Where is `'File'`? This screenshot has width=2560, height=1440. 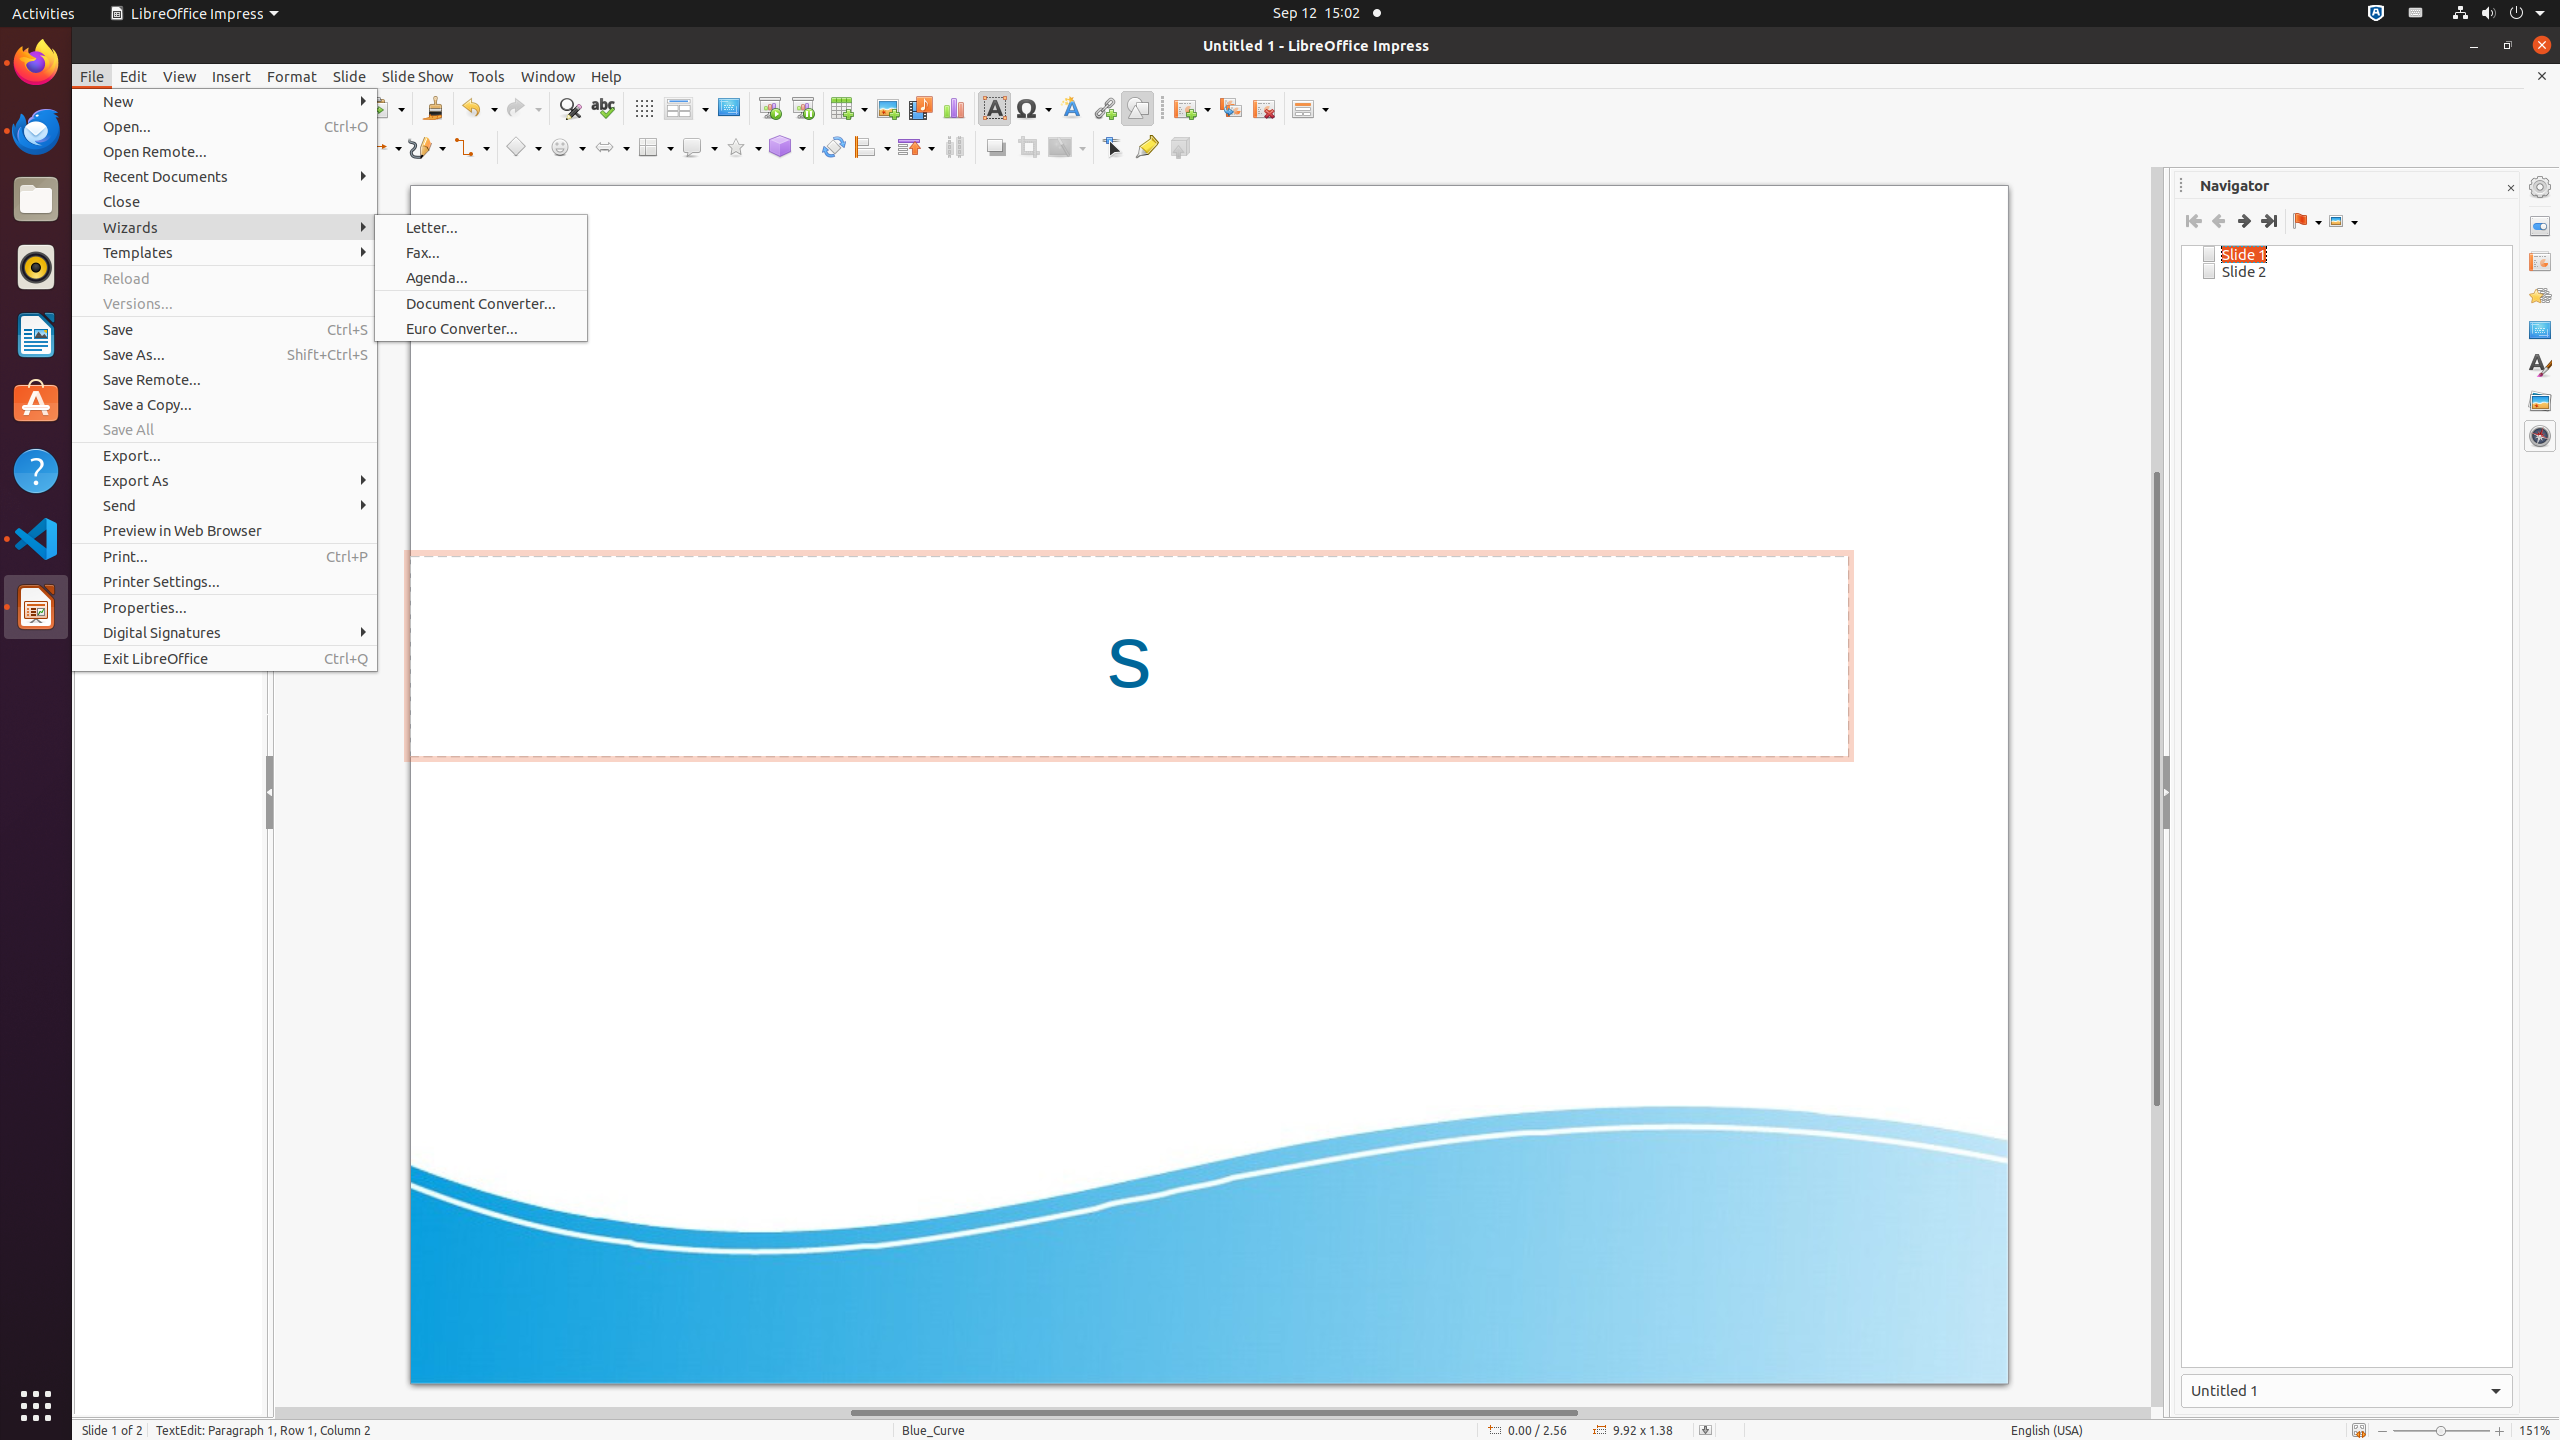
'File' is located at coordinates (90, 76).